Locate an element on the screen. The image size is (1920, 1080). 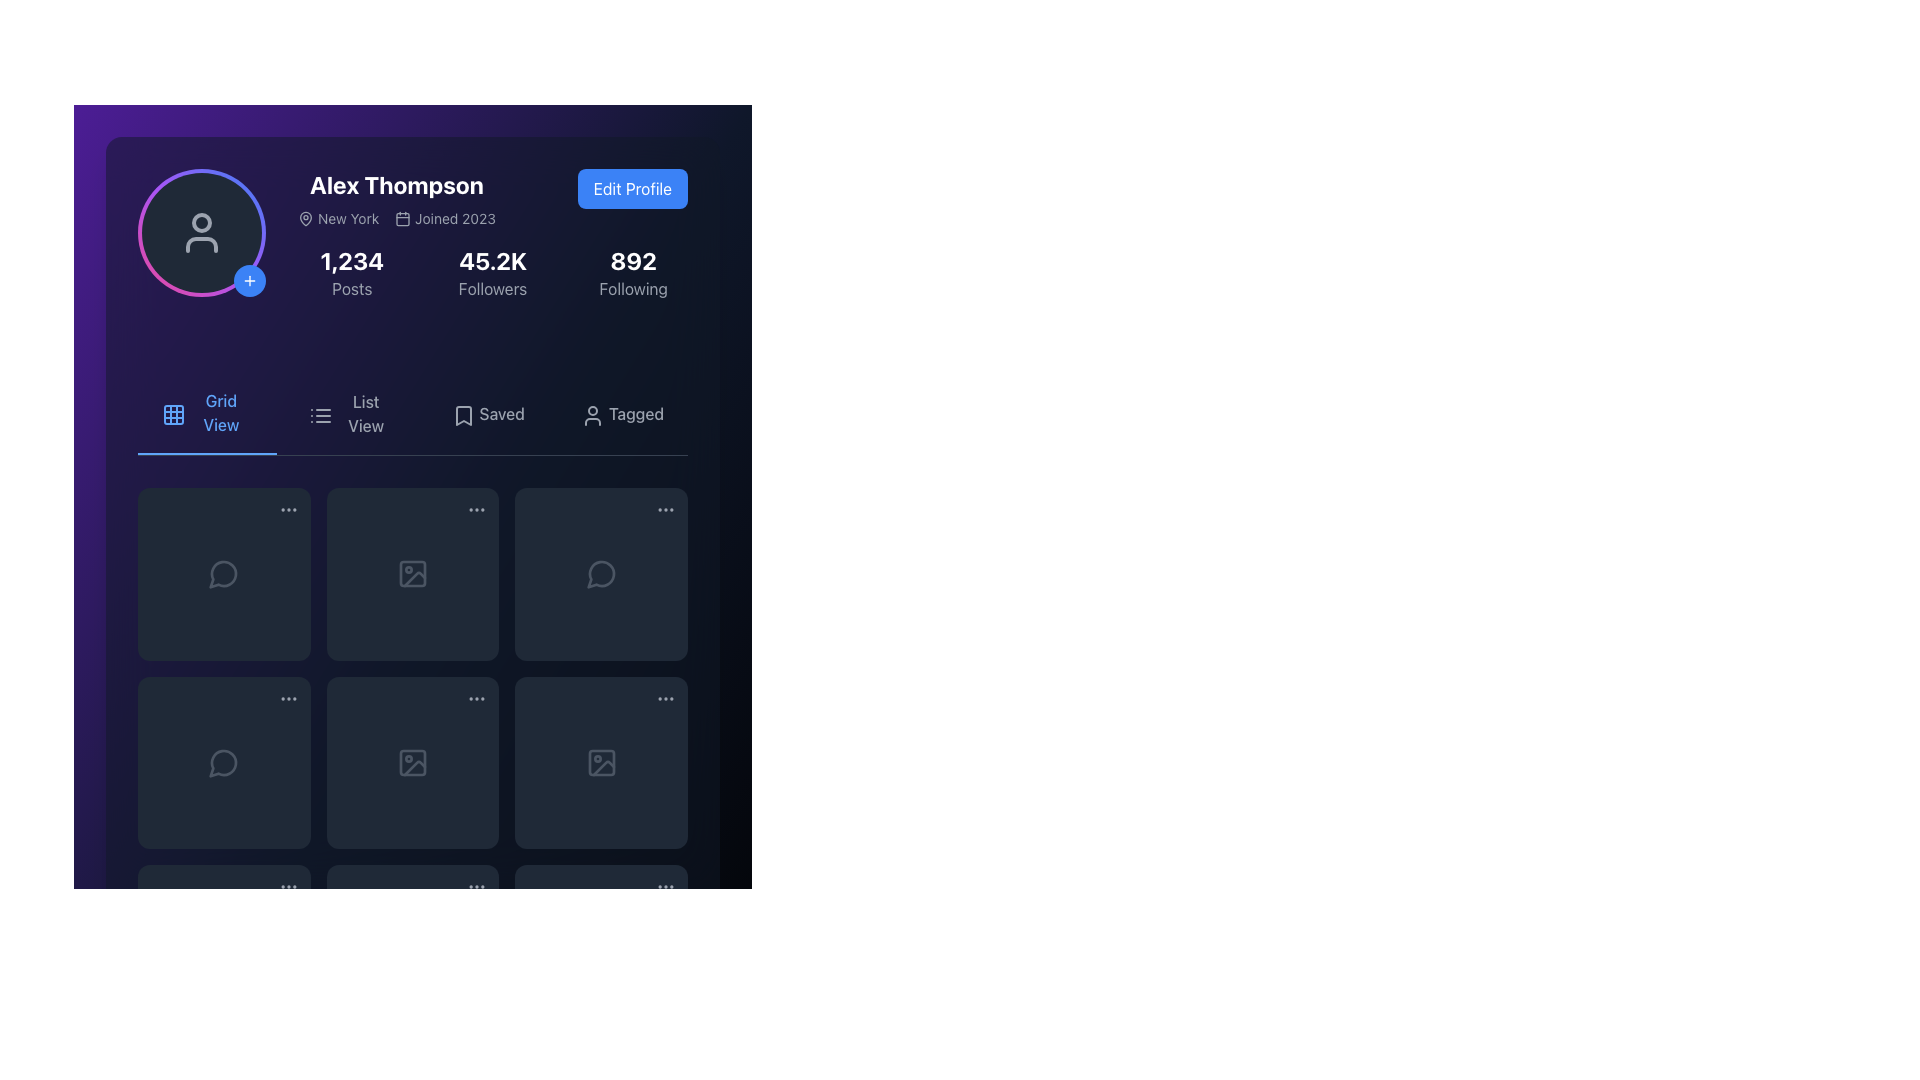
the user avatar icon located centrally within the profile section to initiate a user-related action is located at coordinates (201, 231).